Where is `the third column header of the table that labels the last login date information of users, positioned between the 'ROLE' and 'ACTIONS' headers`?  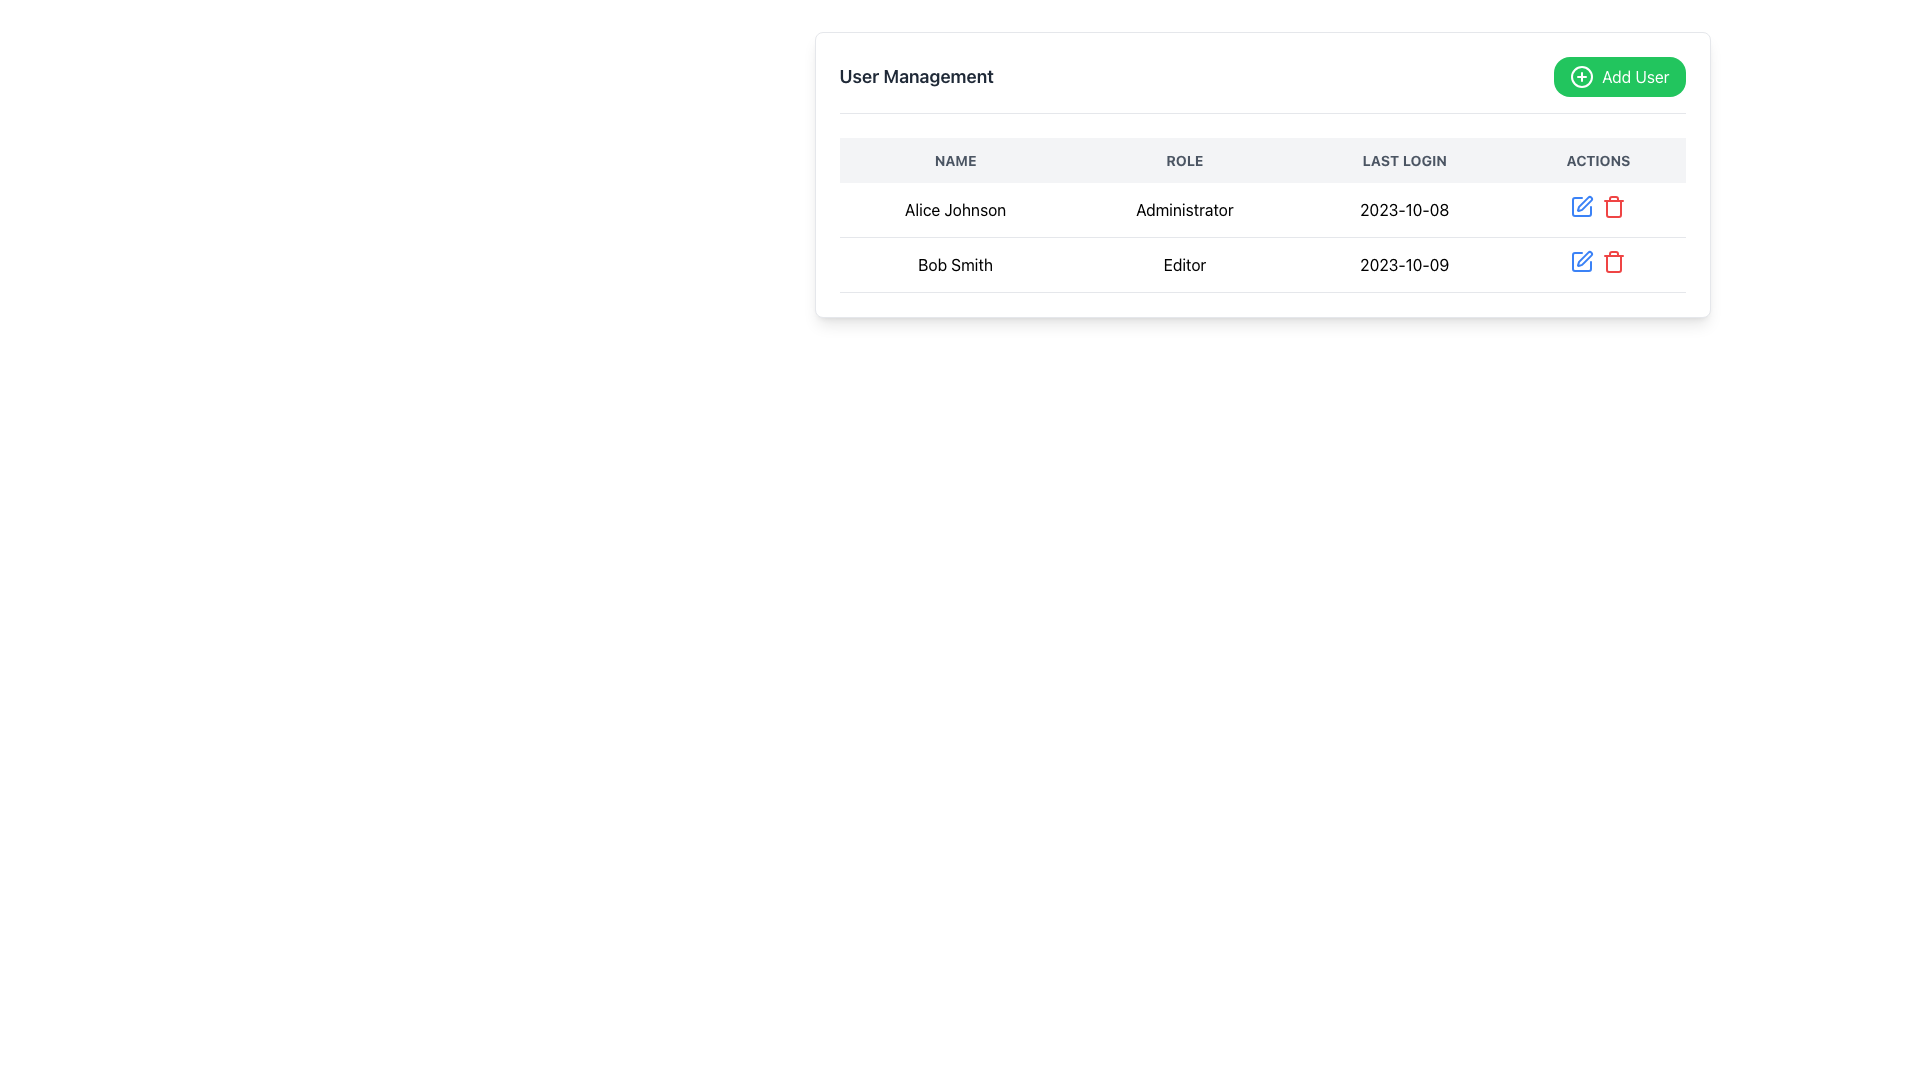 the third column header of the table that labels the last login date information of users, positioned between the 'ROLE' and 'ACTIONS' headers is located at coordinates (1403, 159).